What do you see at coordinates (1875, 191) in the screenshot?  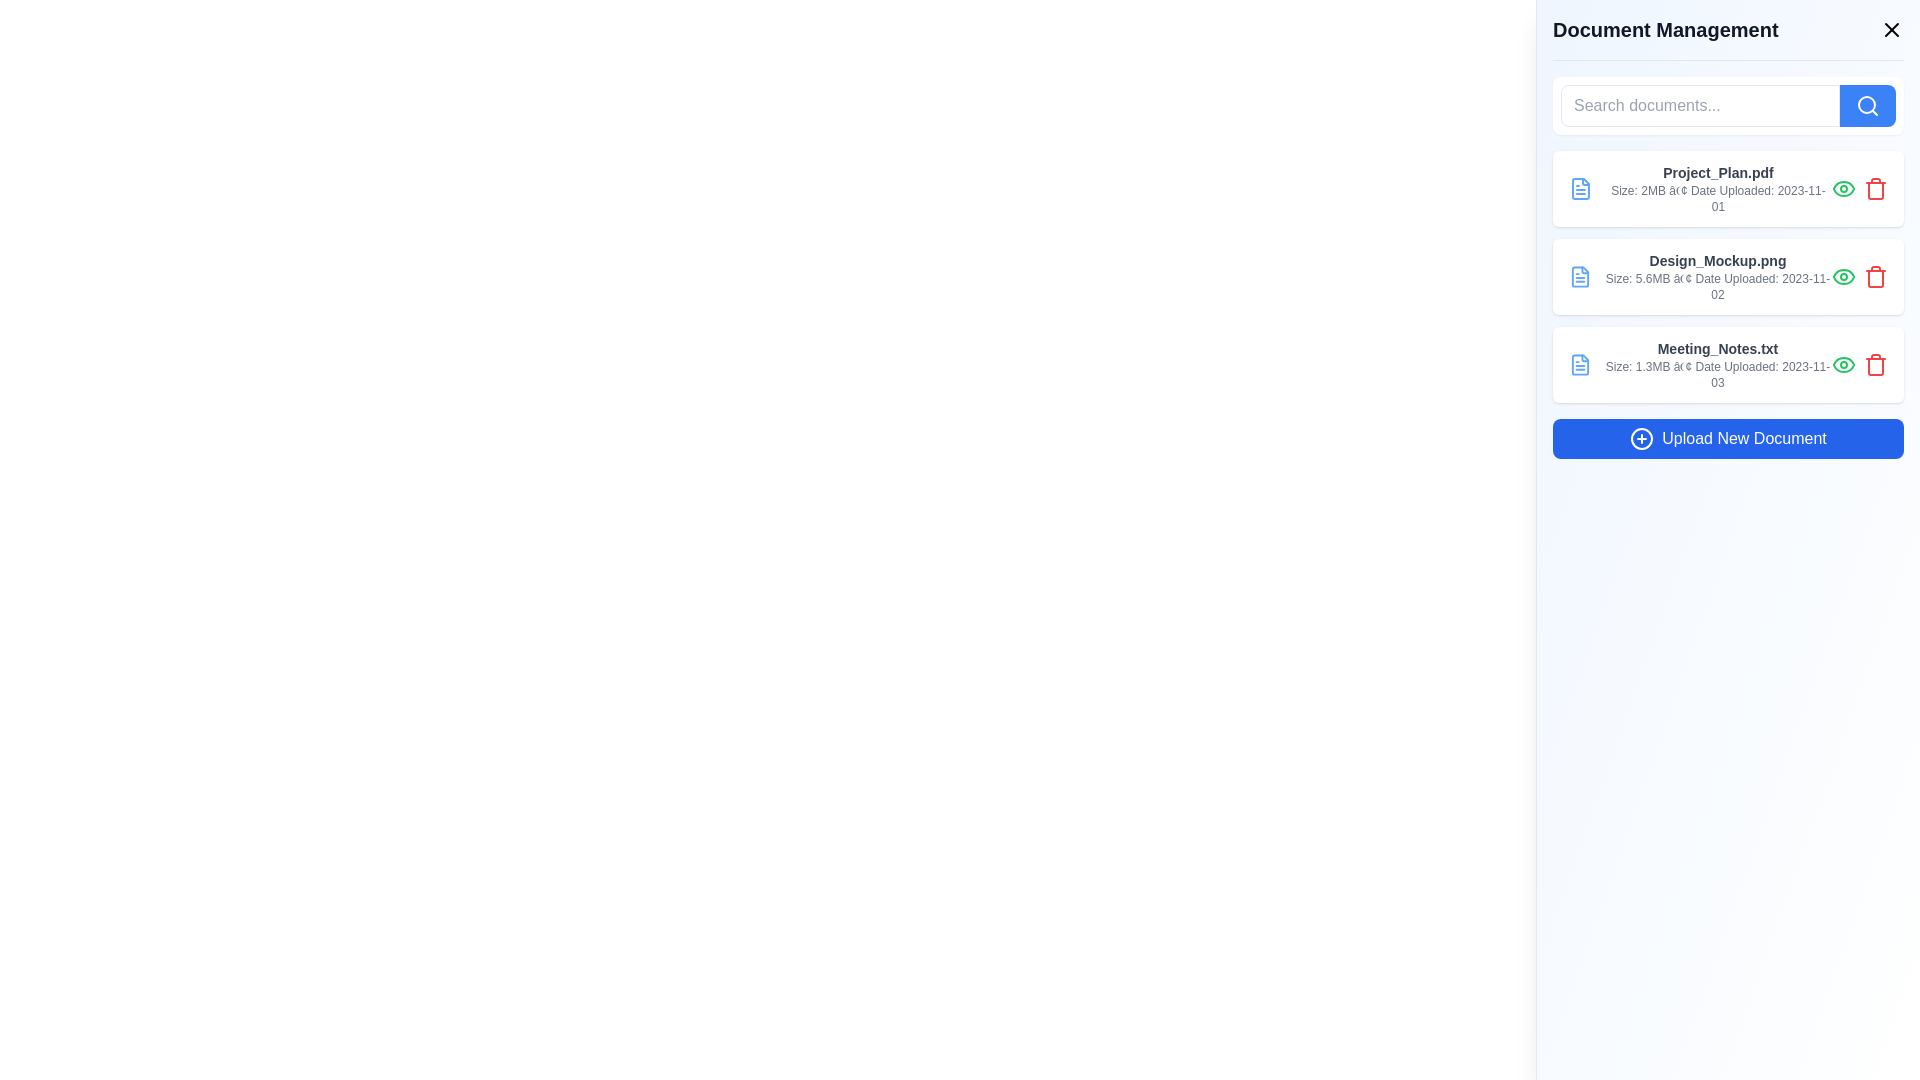 I see `the 'Meeting_Notes.txt' file from the document list using the delete icon represented by the trash bin outline` at bounding box center [1875, 191].